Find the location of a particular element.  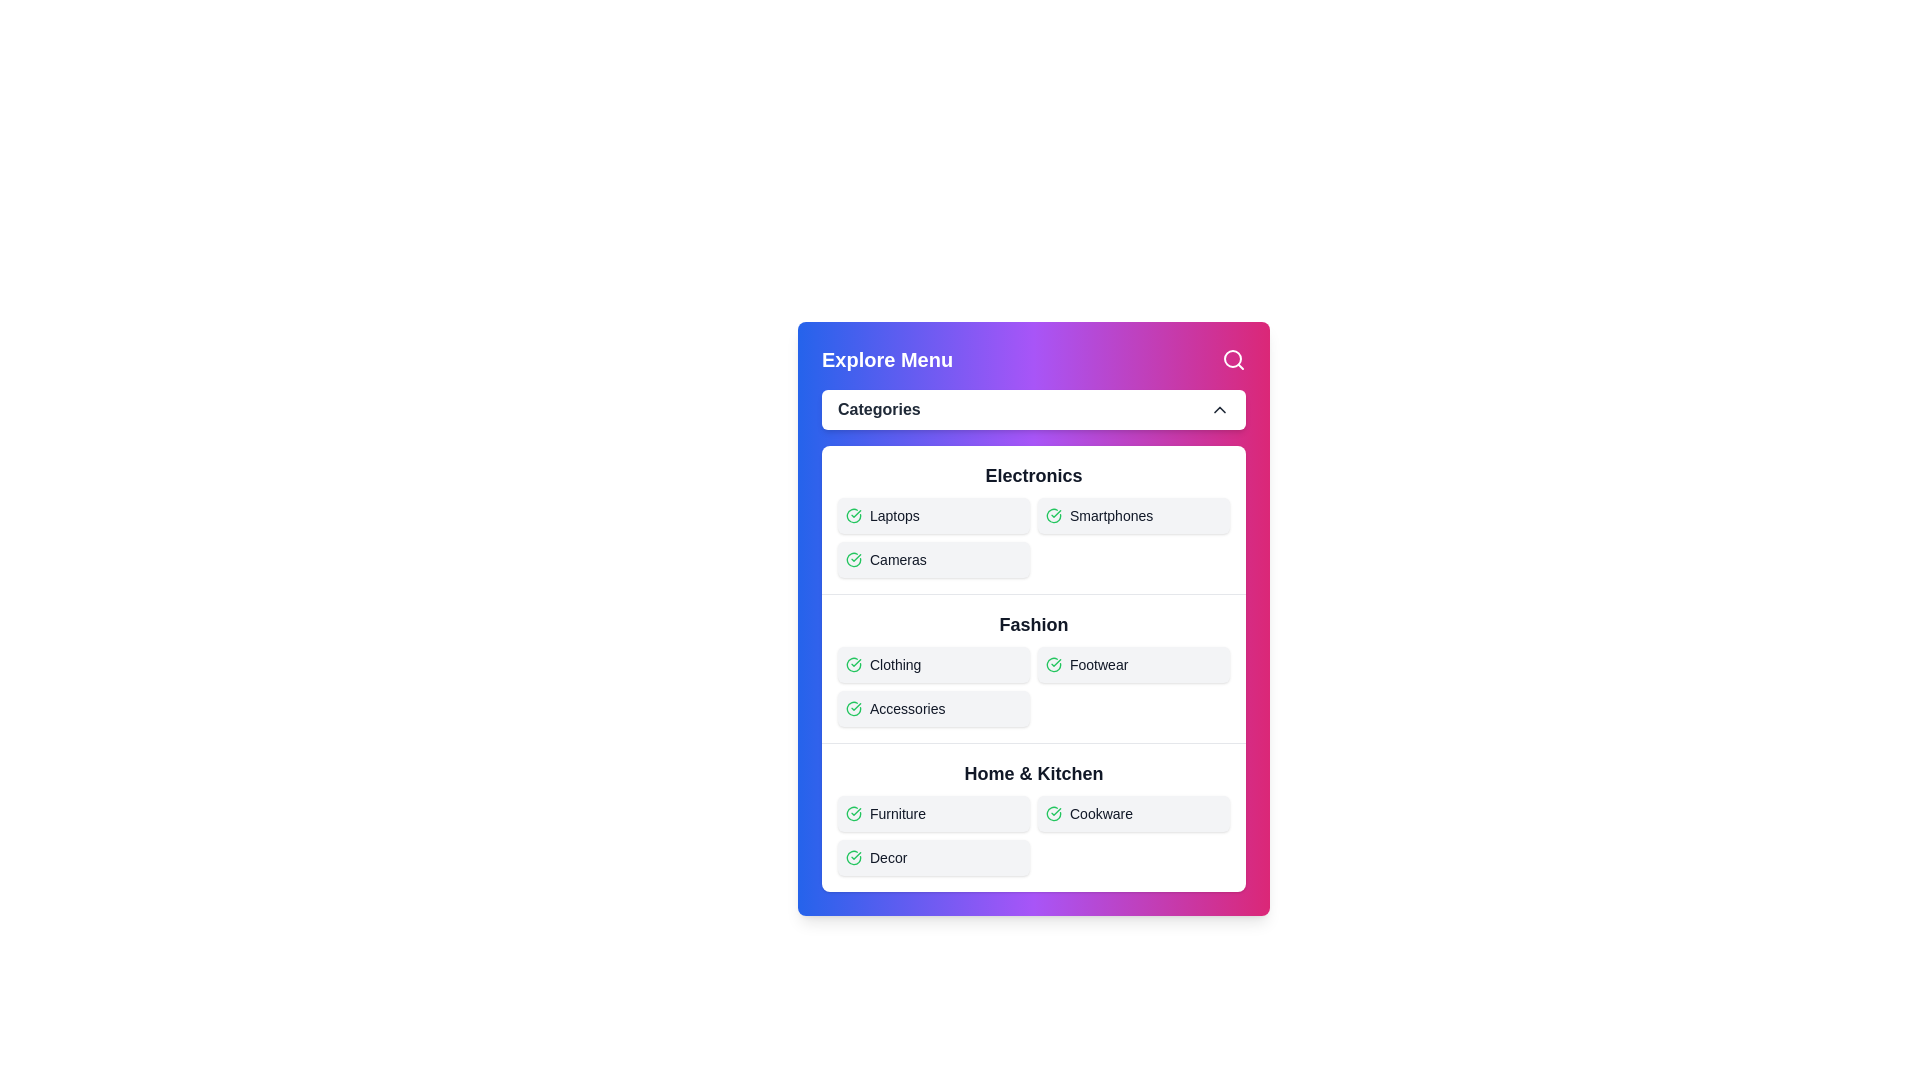

an item within the Menu Section, which is a white rectangular area with rounded corners located at the center of the interface, below the 'Categories' element is located at coordinates (1033, 668).